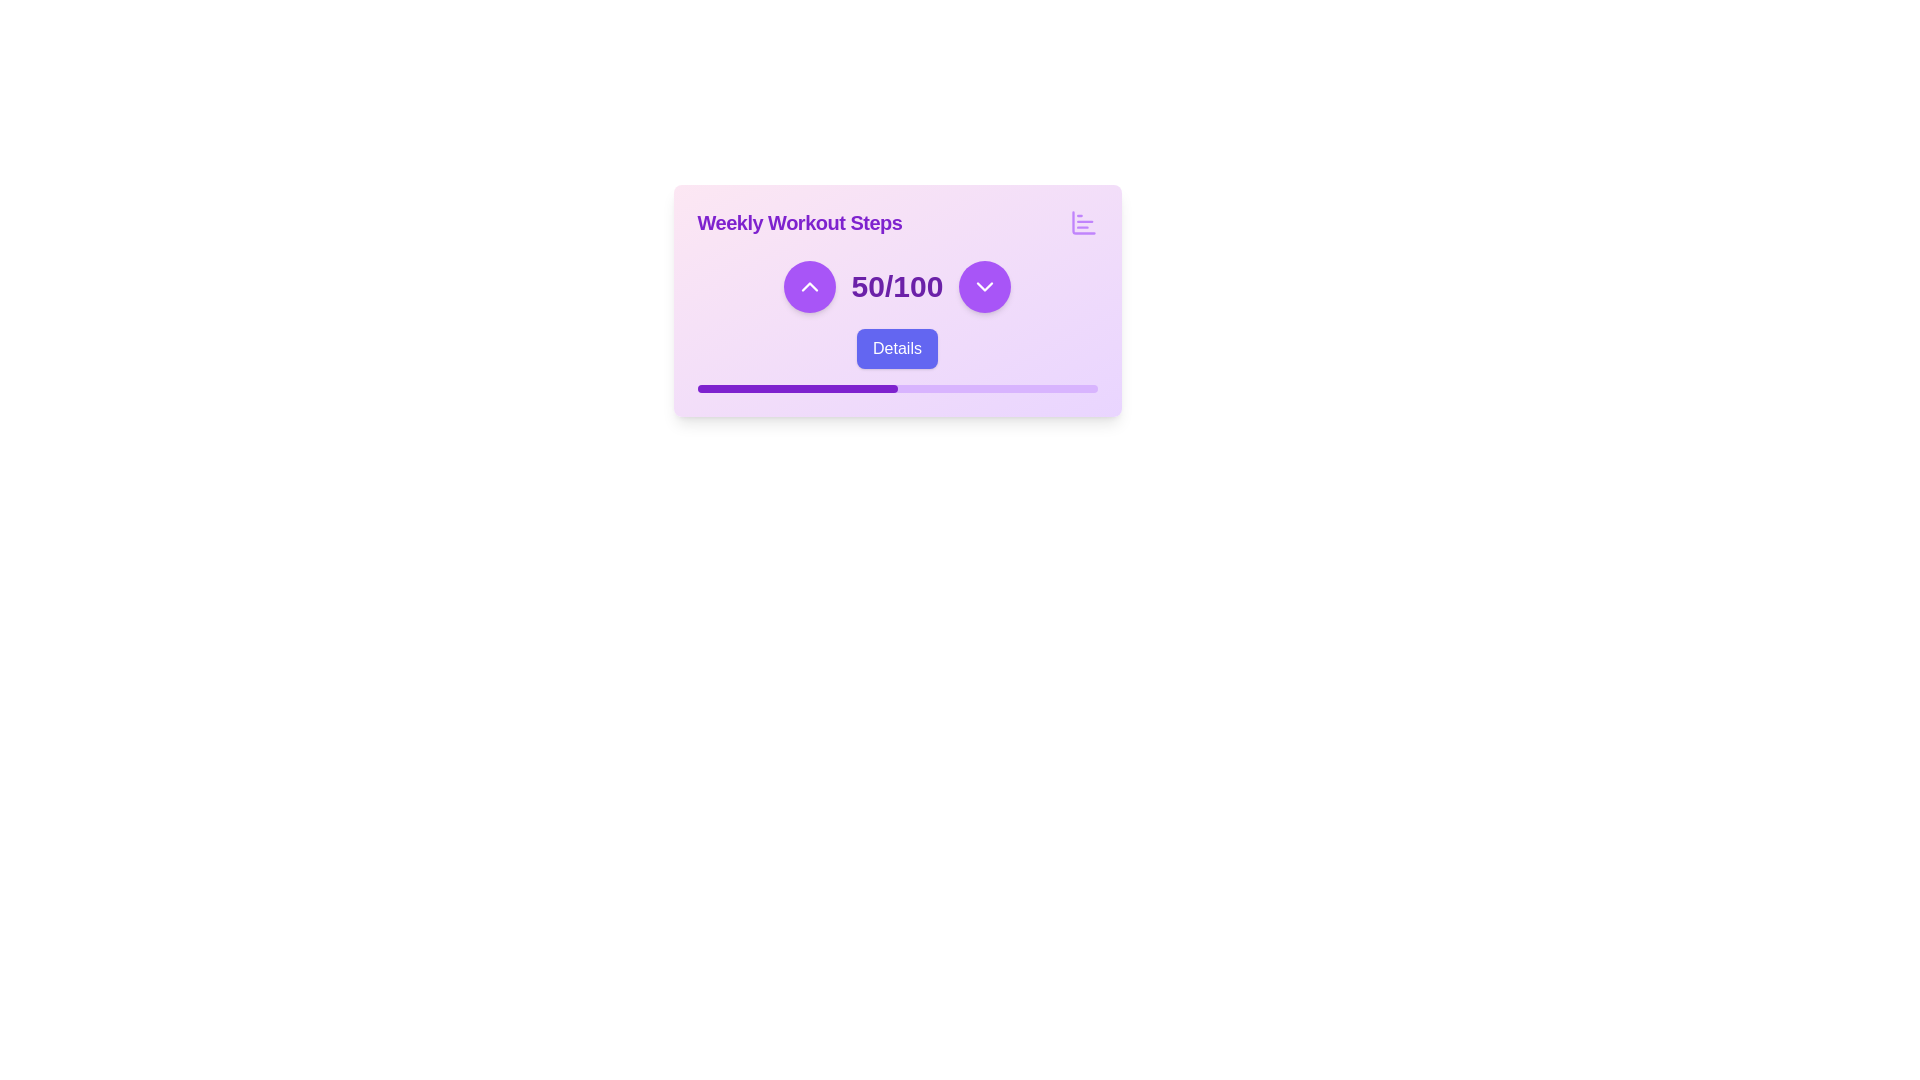  I want to click on the title text element 'Weekly Workout Steps', which serves as a header providing context for the related widget or section, so click(798, 223).